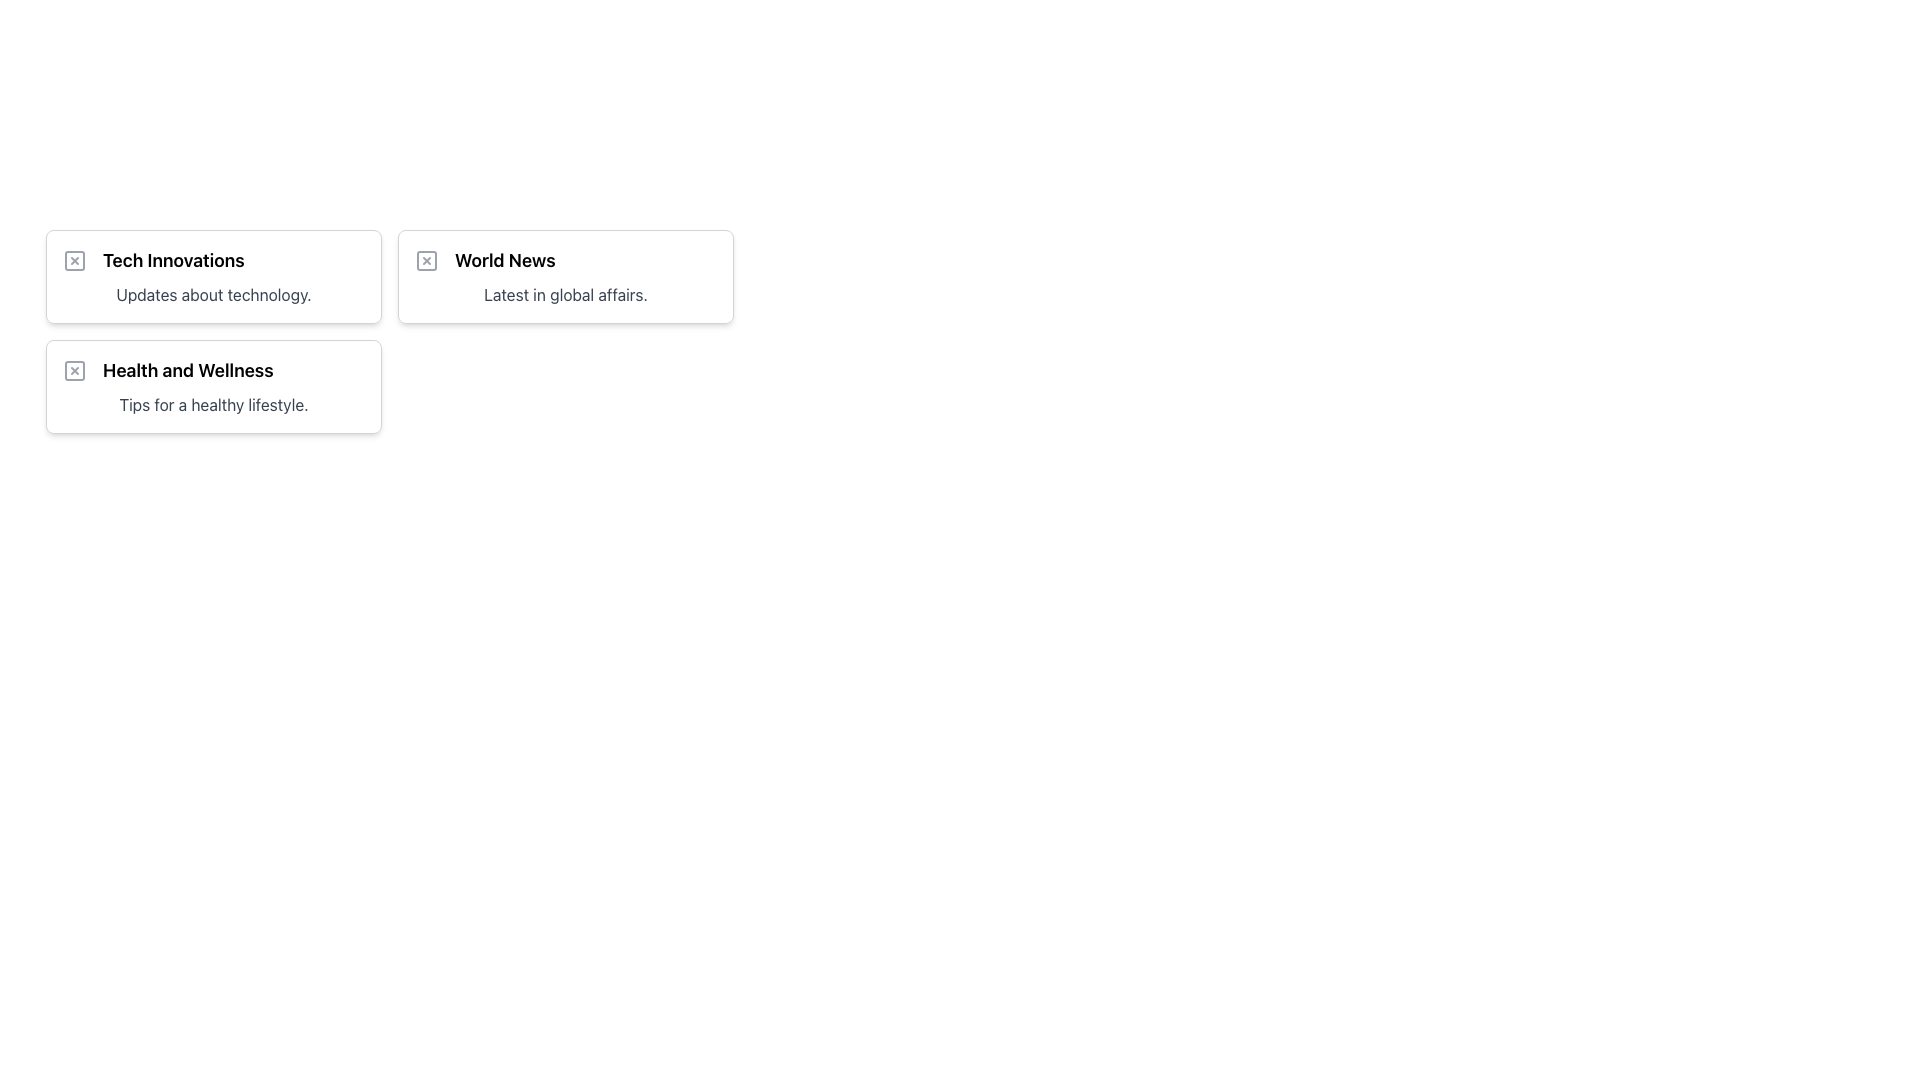 The height and width of the screenshot is (1080, 1920). Describe the element at coordinates (75, 260) in the screenshot. I see `the graphical square component that is part of the 'close' or 'dismiss' icon on the 'Tech Innovations' card located at the top-left corner of the layout` at that location.